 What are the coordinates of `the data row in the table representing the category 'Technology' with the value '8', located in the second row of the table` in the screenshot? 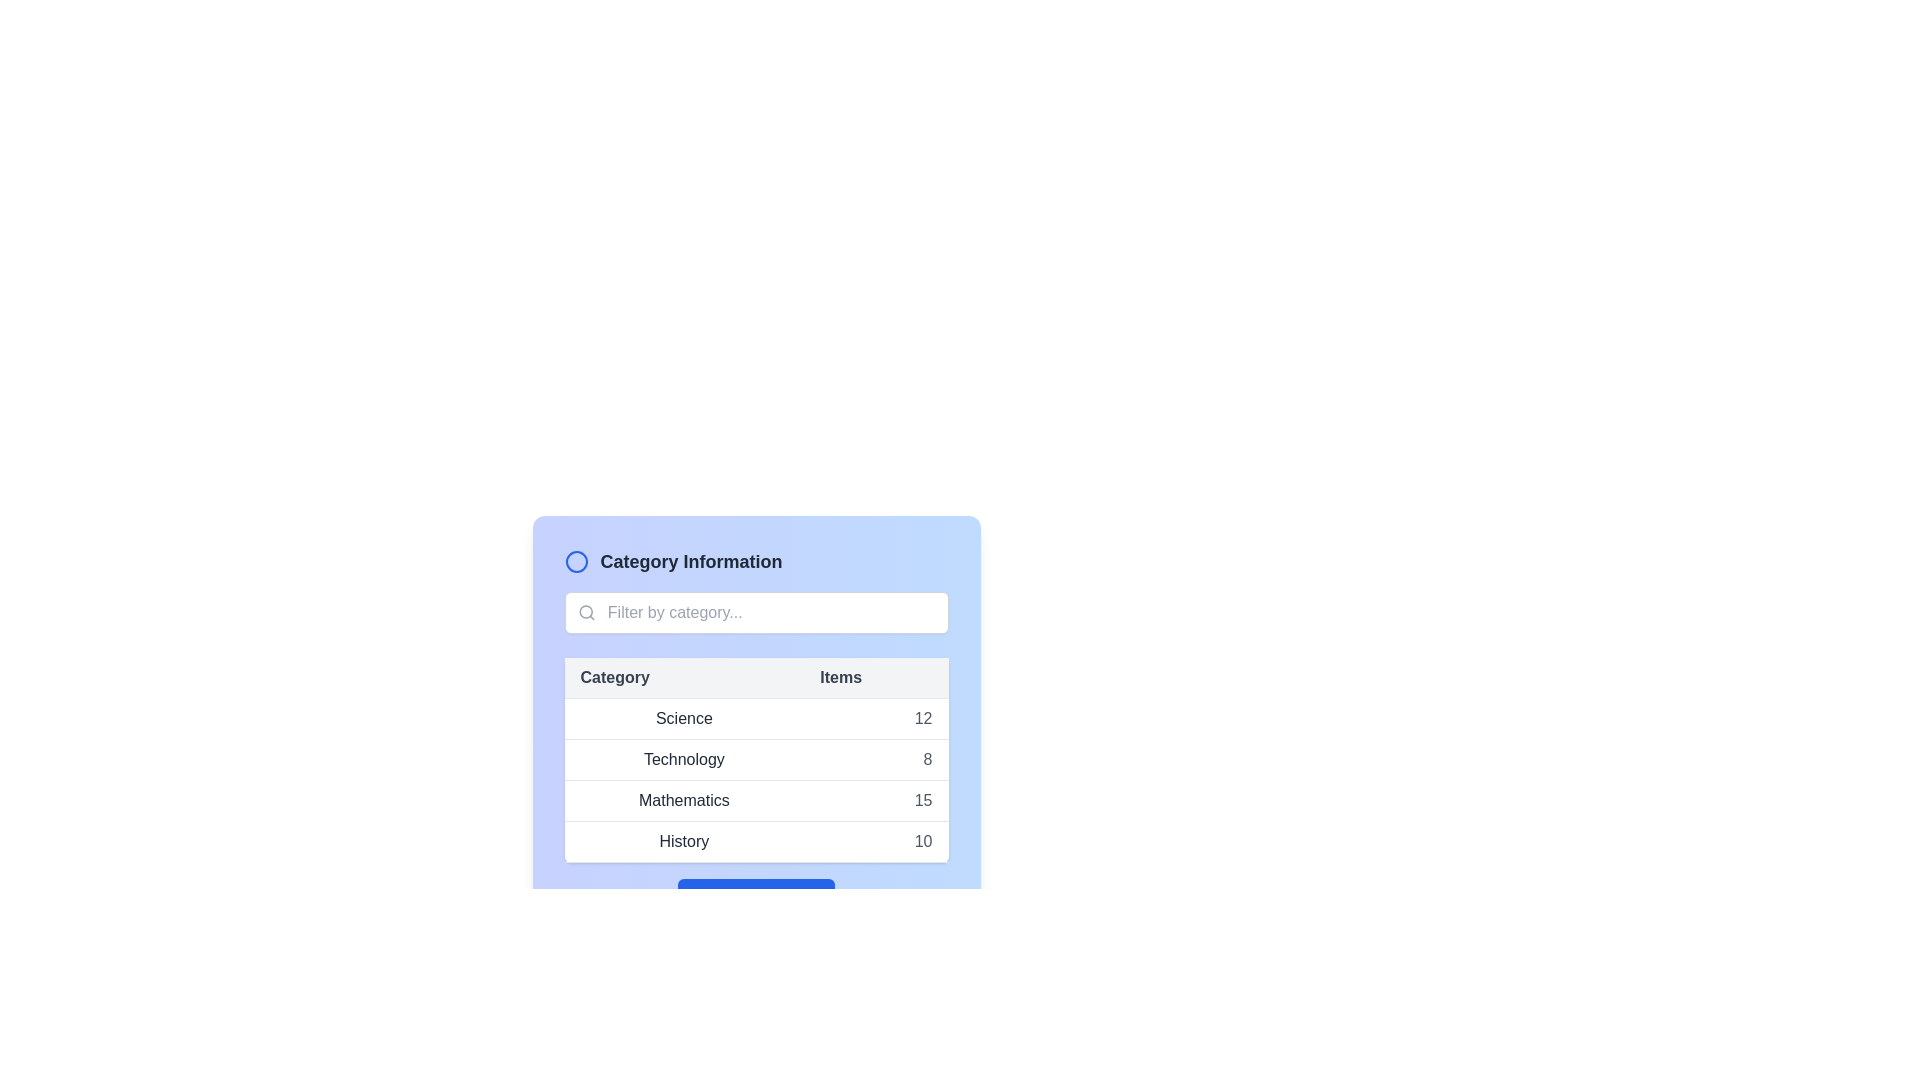 It's located at (755, 779).